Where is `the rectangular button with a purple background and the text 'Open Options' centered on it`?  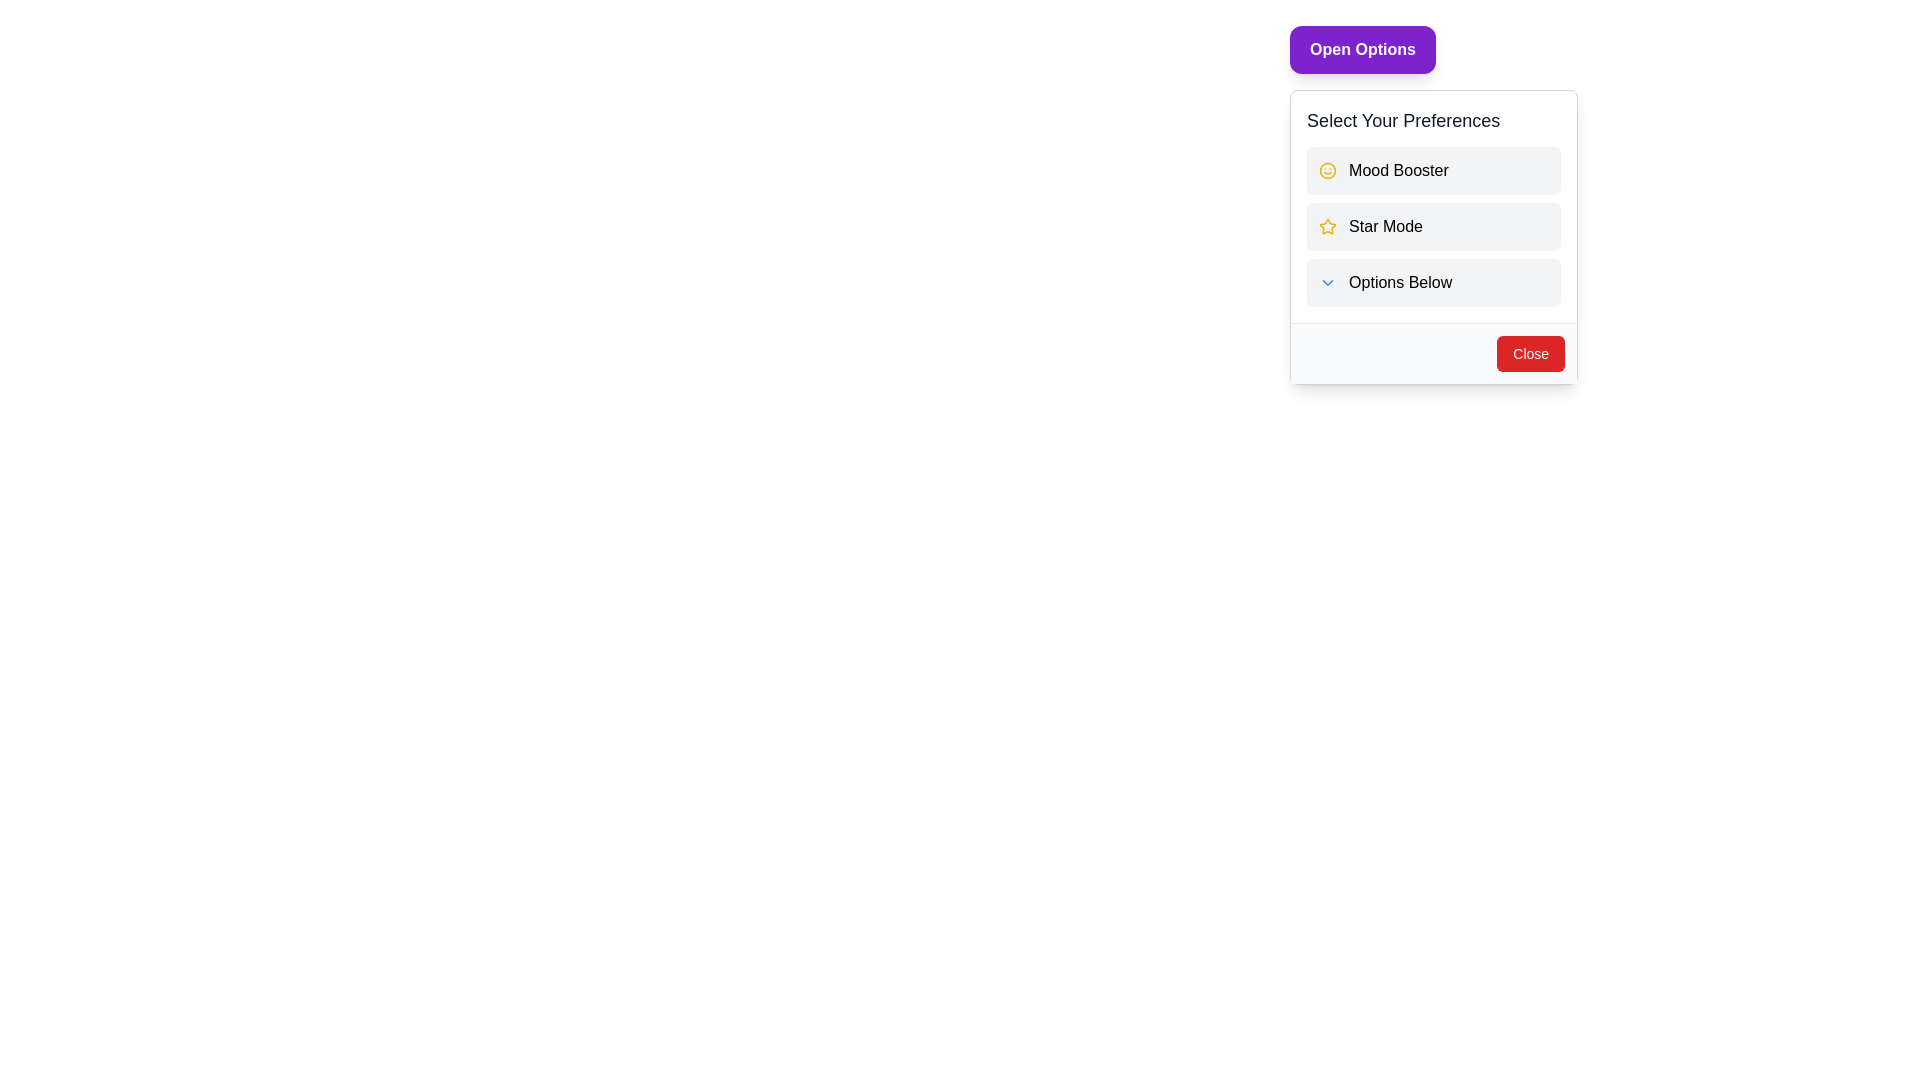 the rectangular button with a purple background and the text 'Open Options' centered on it is located at coordinates (1362, 49).